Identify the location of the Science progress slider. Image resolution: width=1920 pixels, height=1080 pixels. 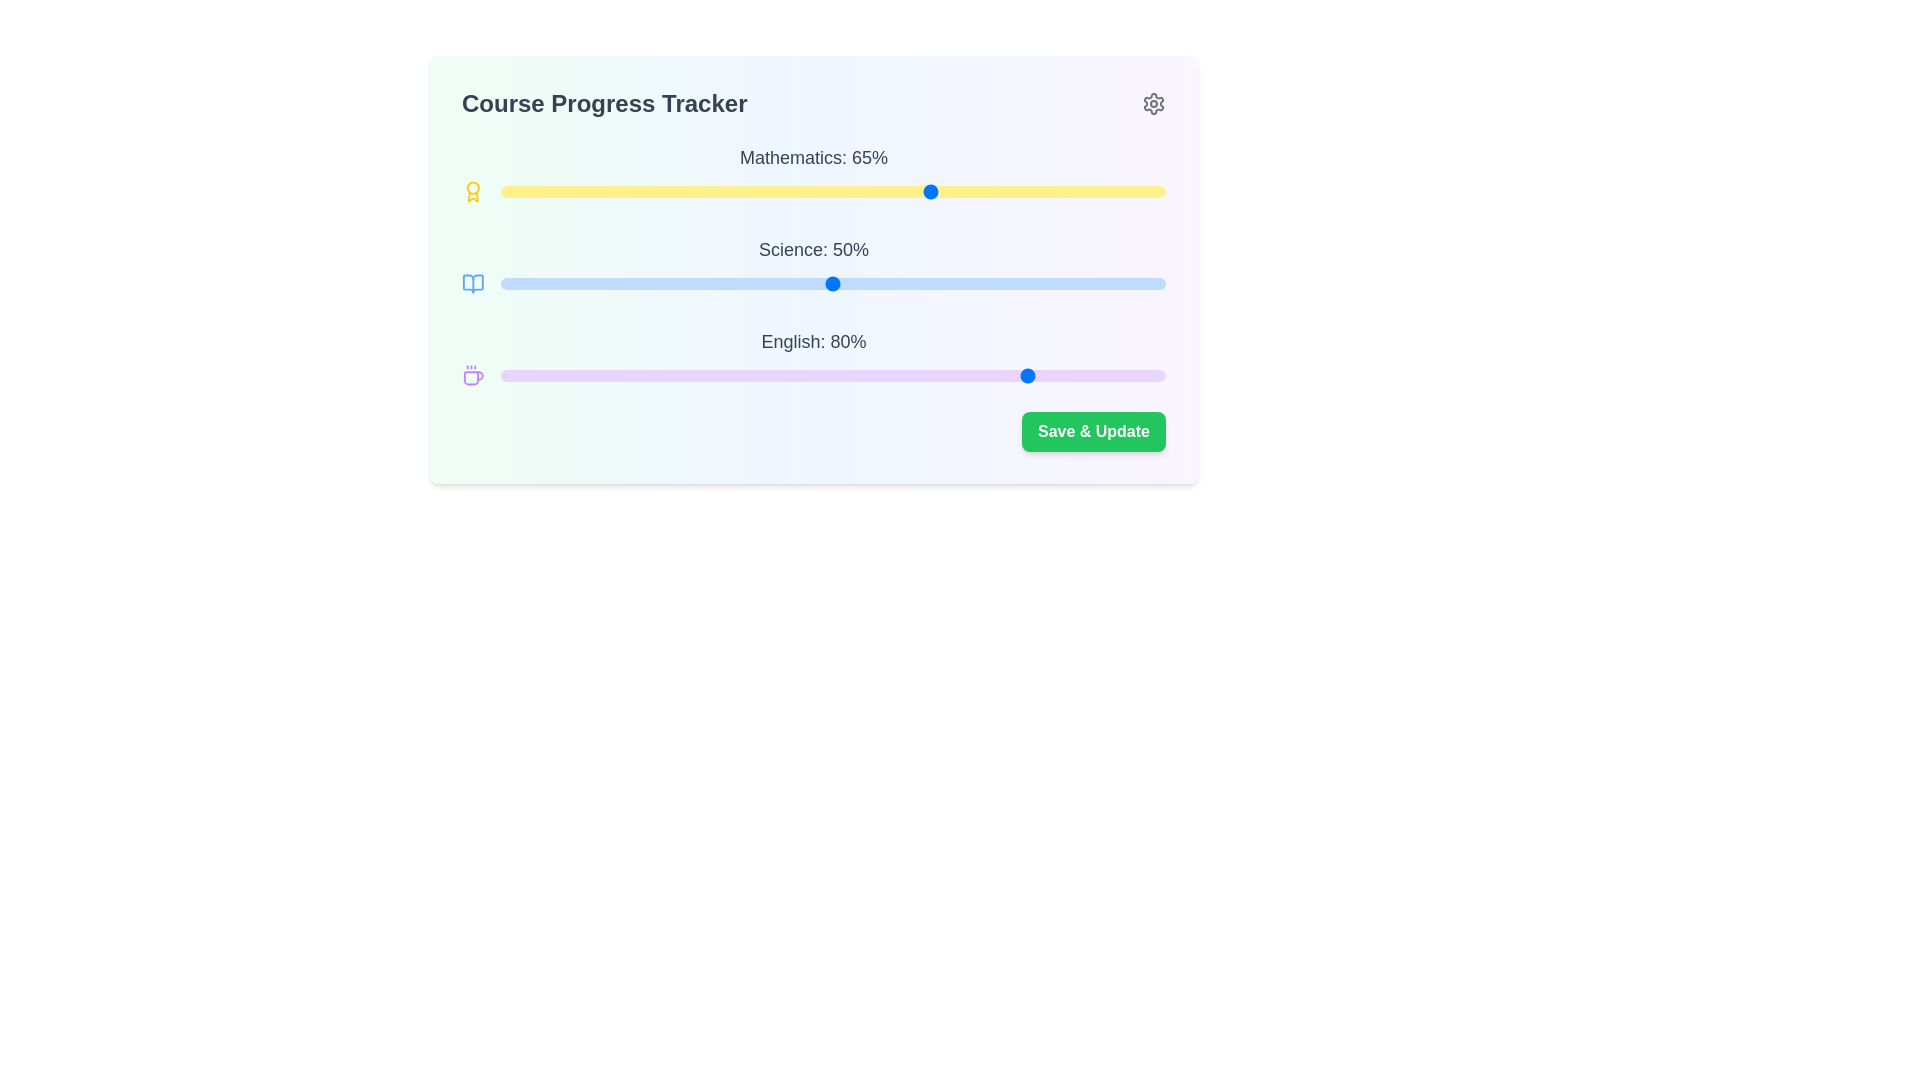
(885, 284).